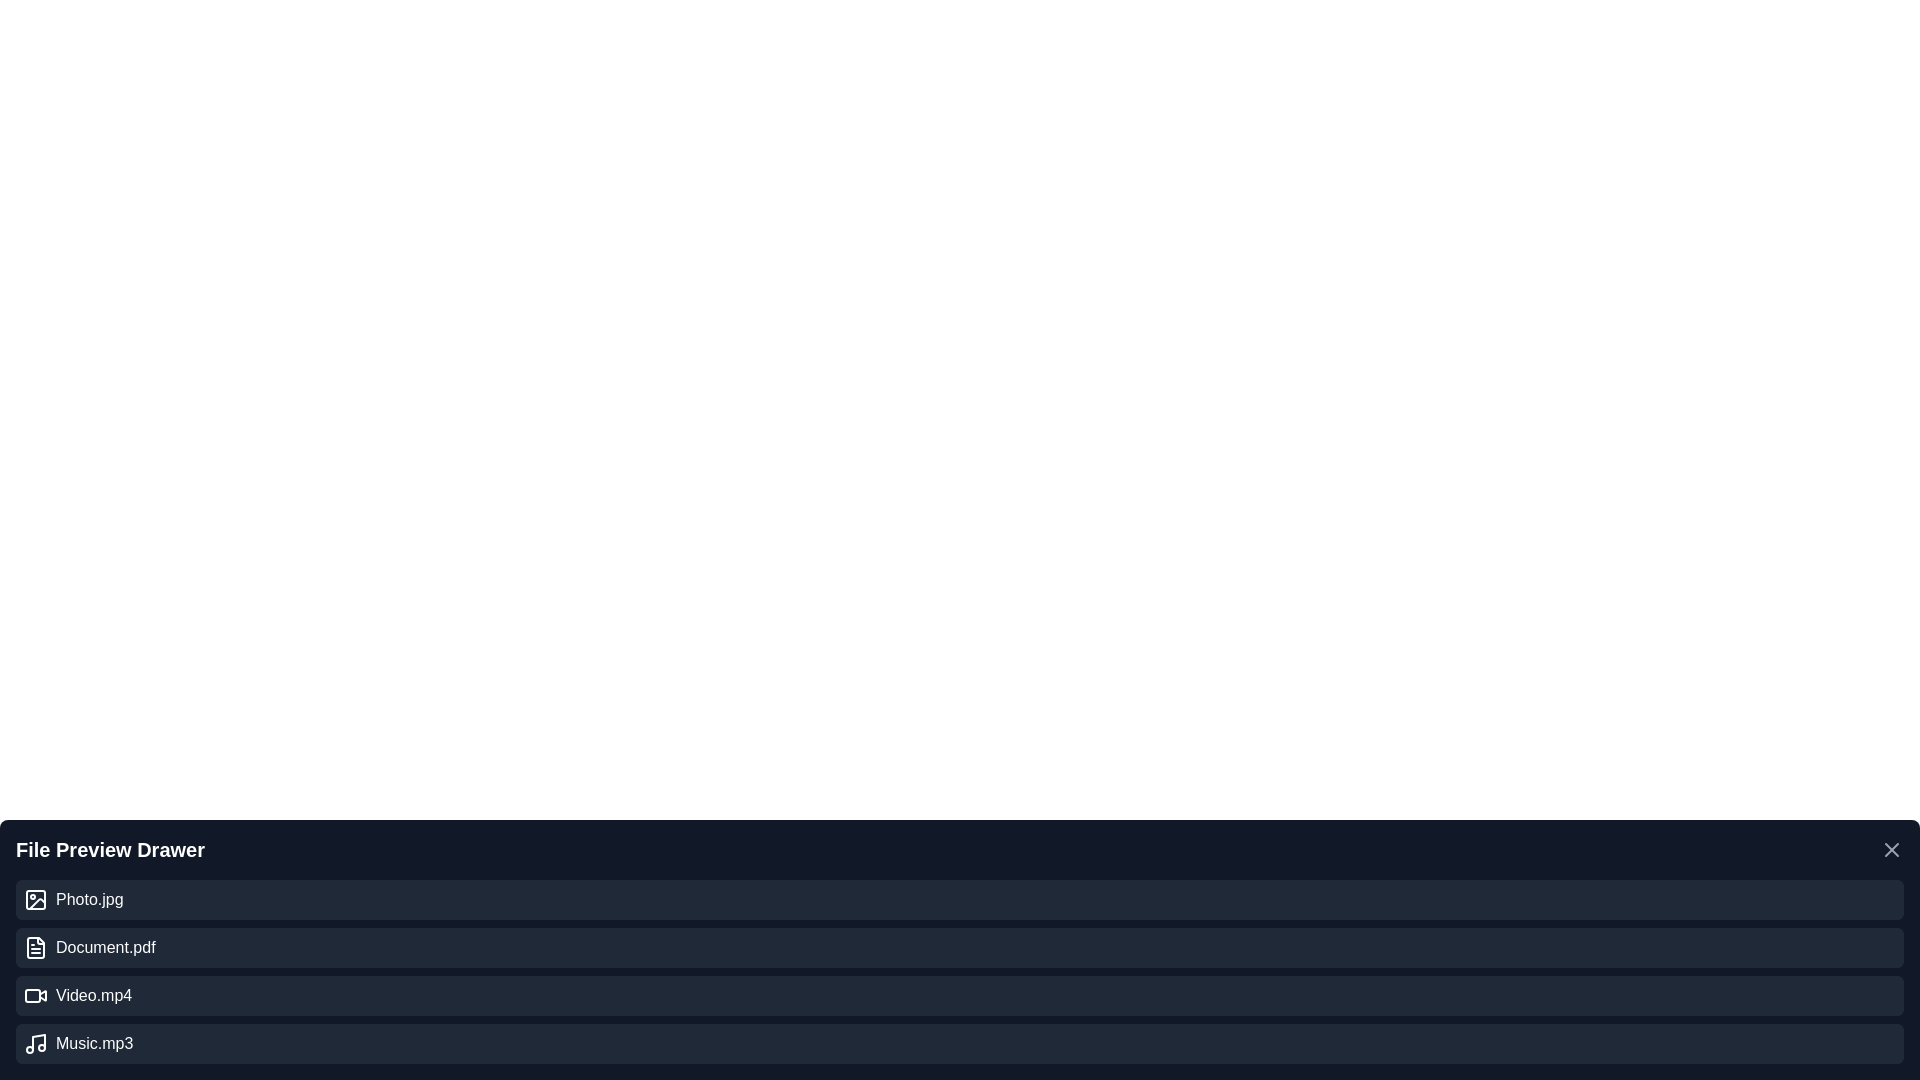 This screenshot has width=1920, height=1080. I want to click on the audio file icon representing 'Music.mp3', located to the left of the text within the fourth row of the list, so click(35, 1043).